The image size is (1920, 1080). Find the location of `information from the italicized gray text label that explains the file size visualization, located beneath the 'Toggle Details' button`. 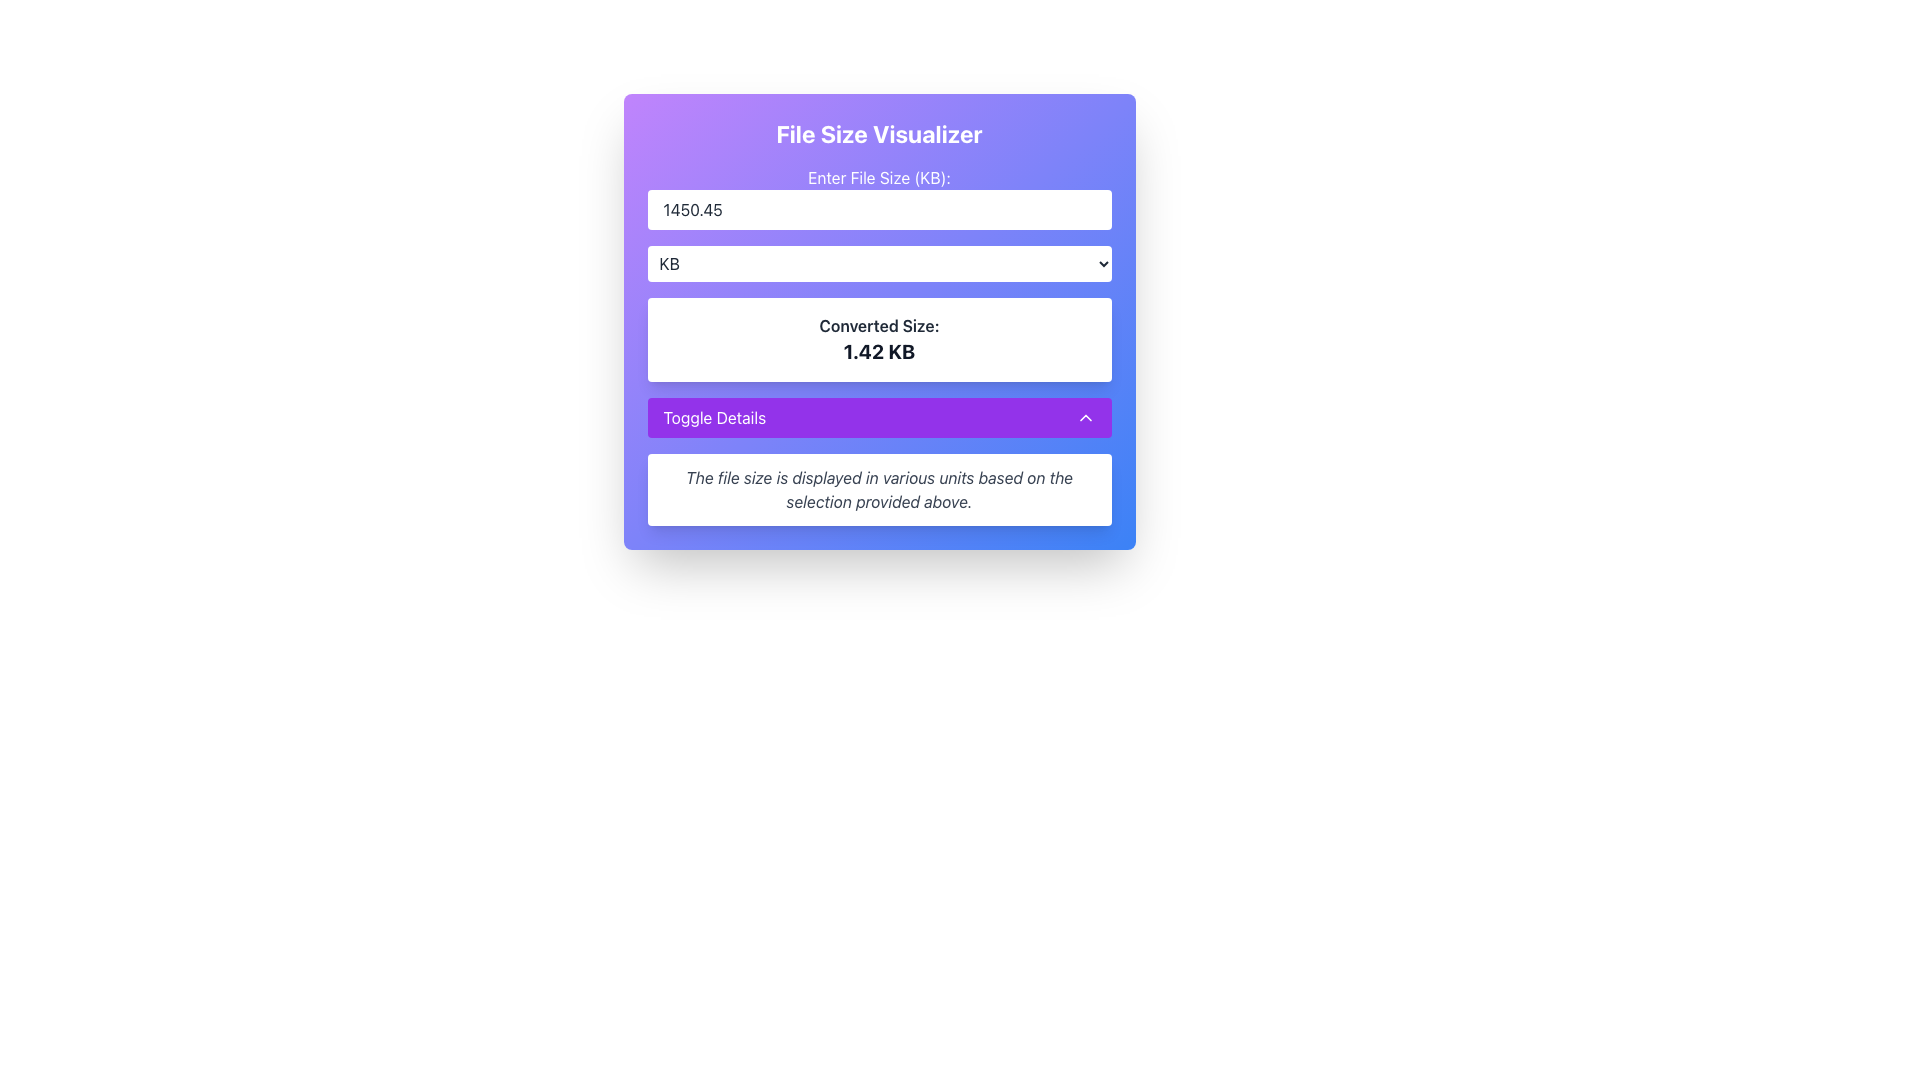

information from the italicized gray text label that explains the file size visualization, located beneath the 'Toggle Details' button is located at coordinates (879, 489).